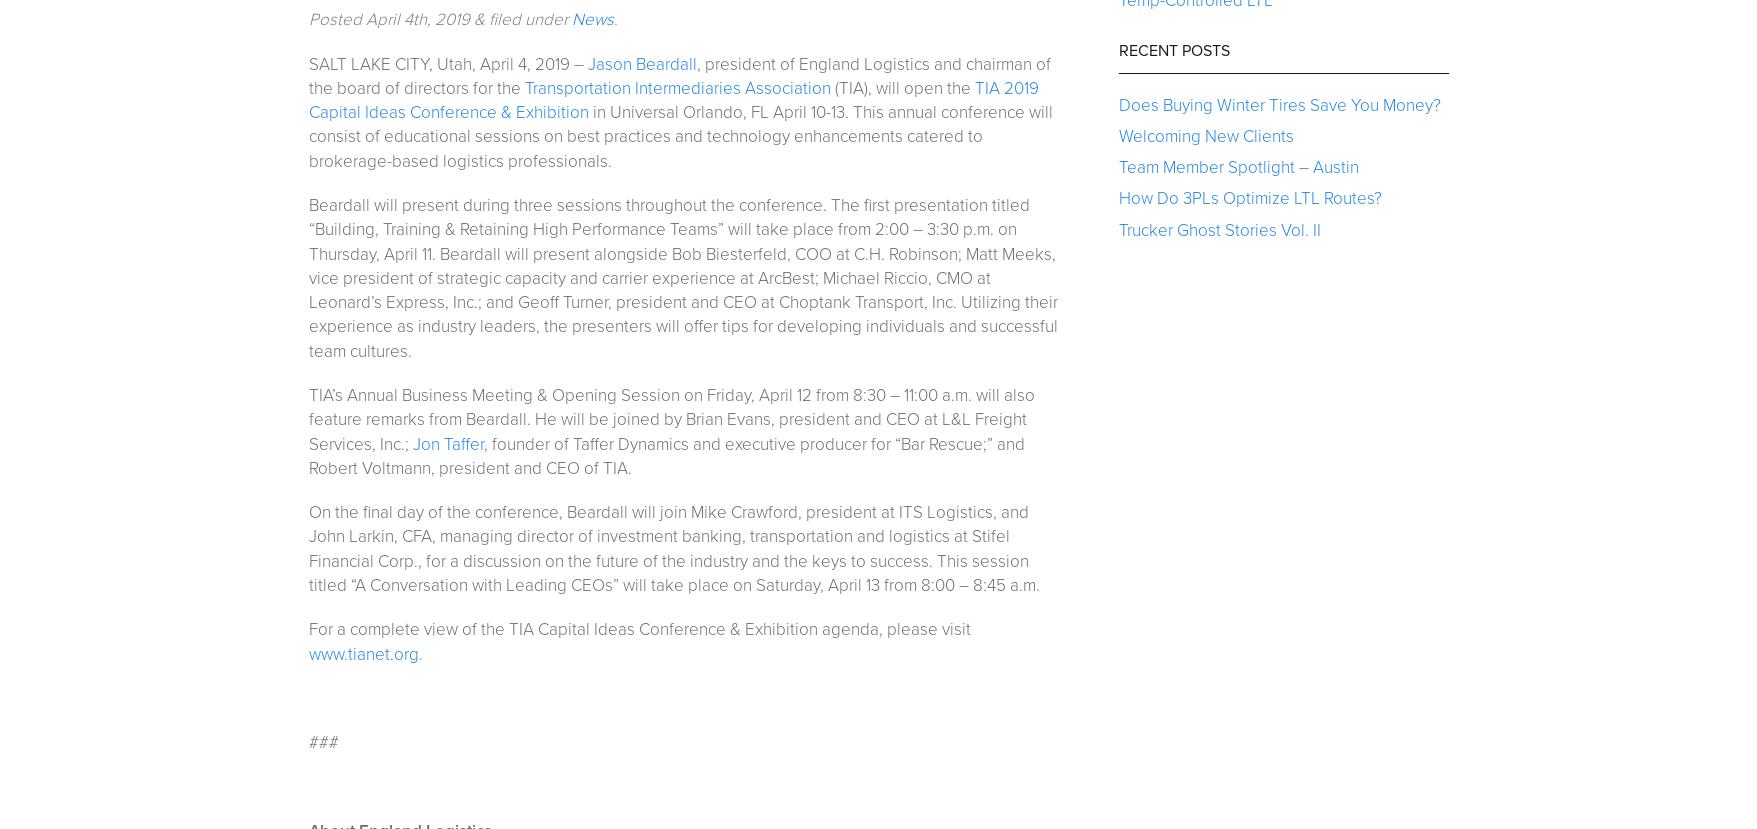 The image size is (1757, 829). Describe the element at coordinates (675, 87) in the screenshot. I see `'Transportation Intermediaries Association'` at that location.